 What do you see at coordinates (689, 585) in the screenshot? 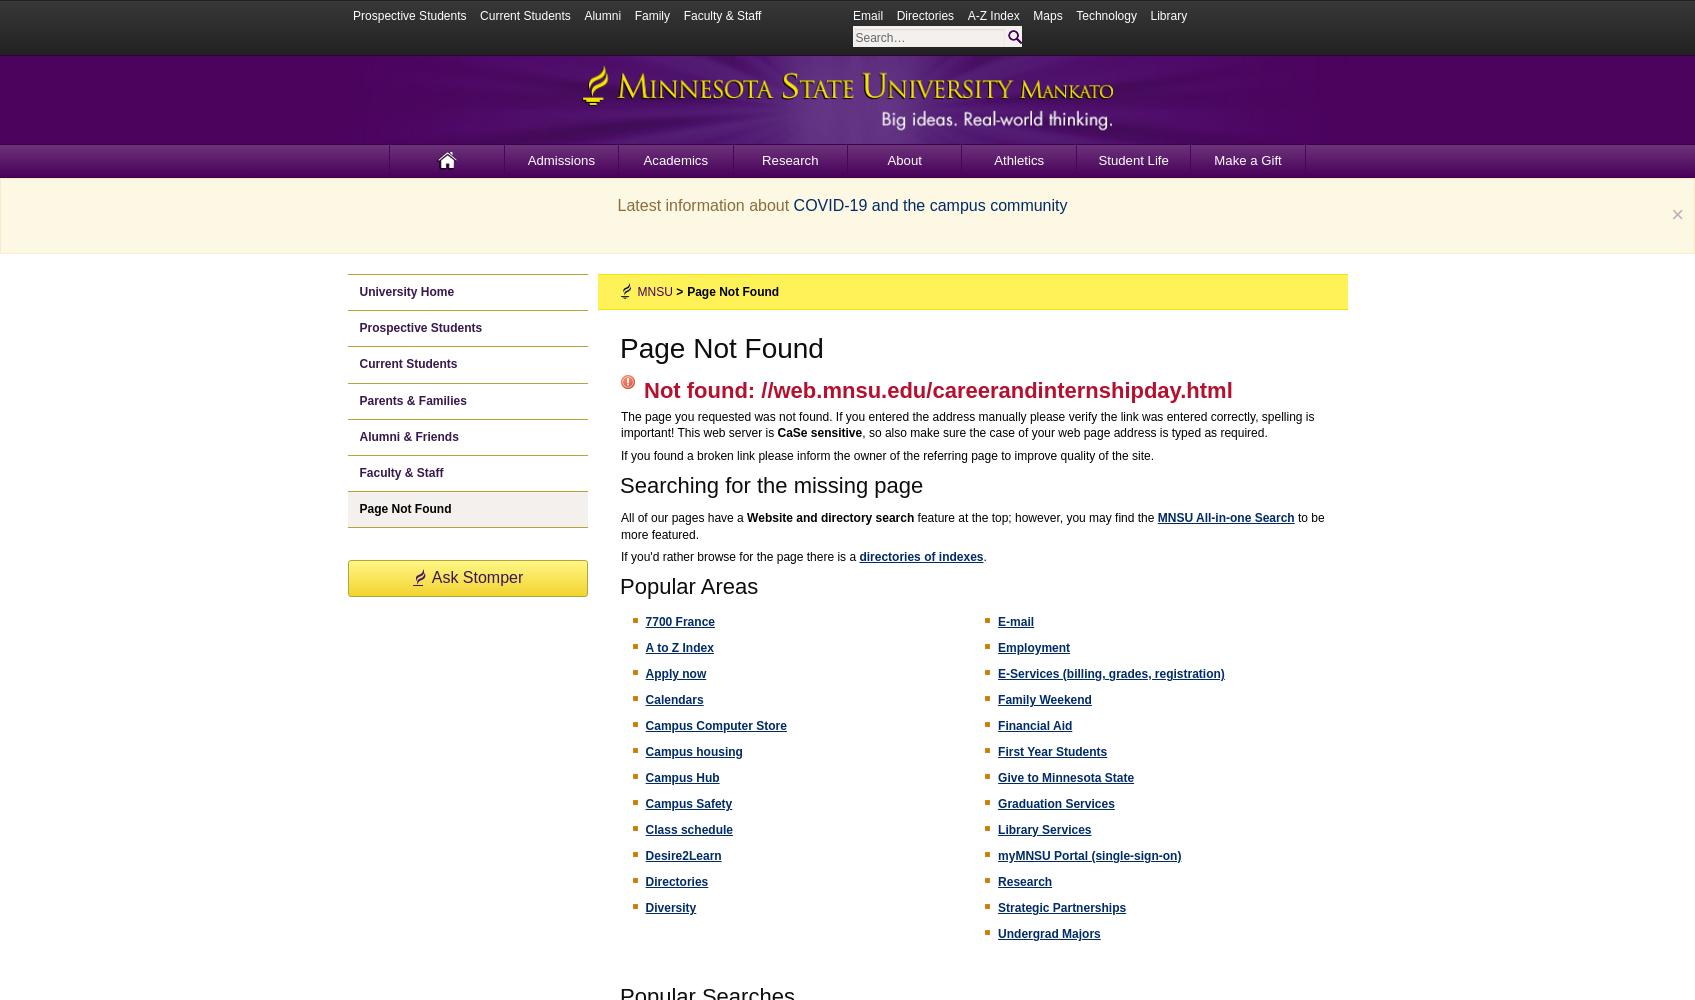
I see `'Popular Areas'` at bounding box center [689, 585].